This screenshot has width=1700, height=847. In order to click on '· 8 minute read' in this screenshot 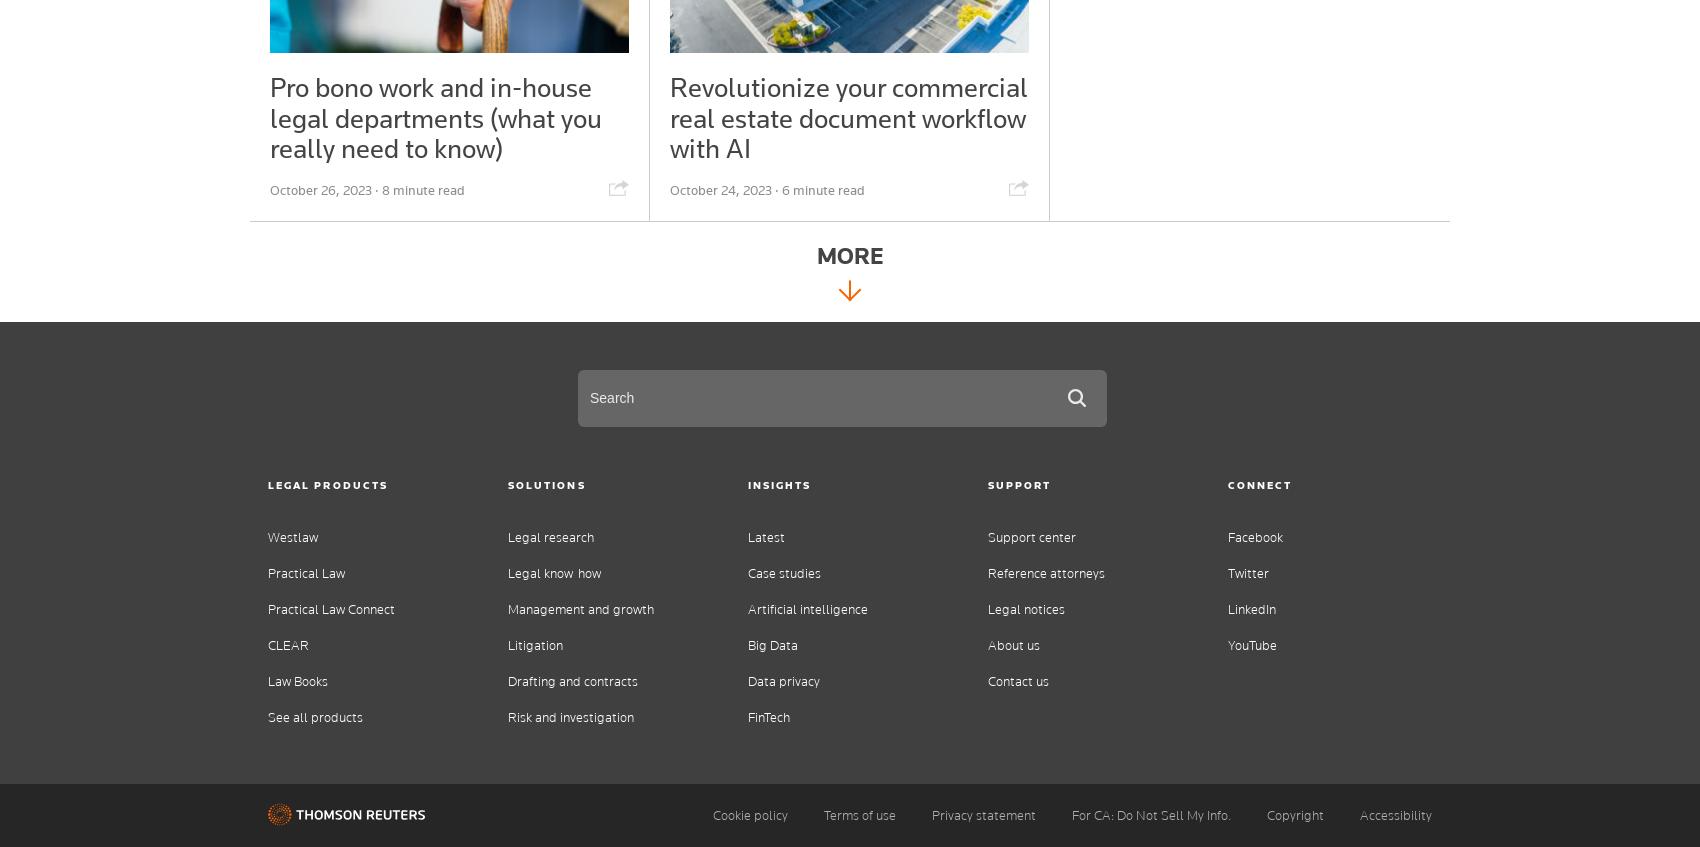, I will do `click(417, 190)`.